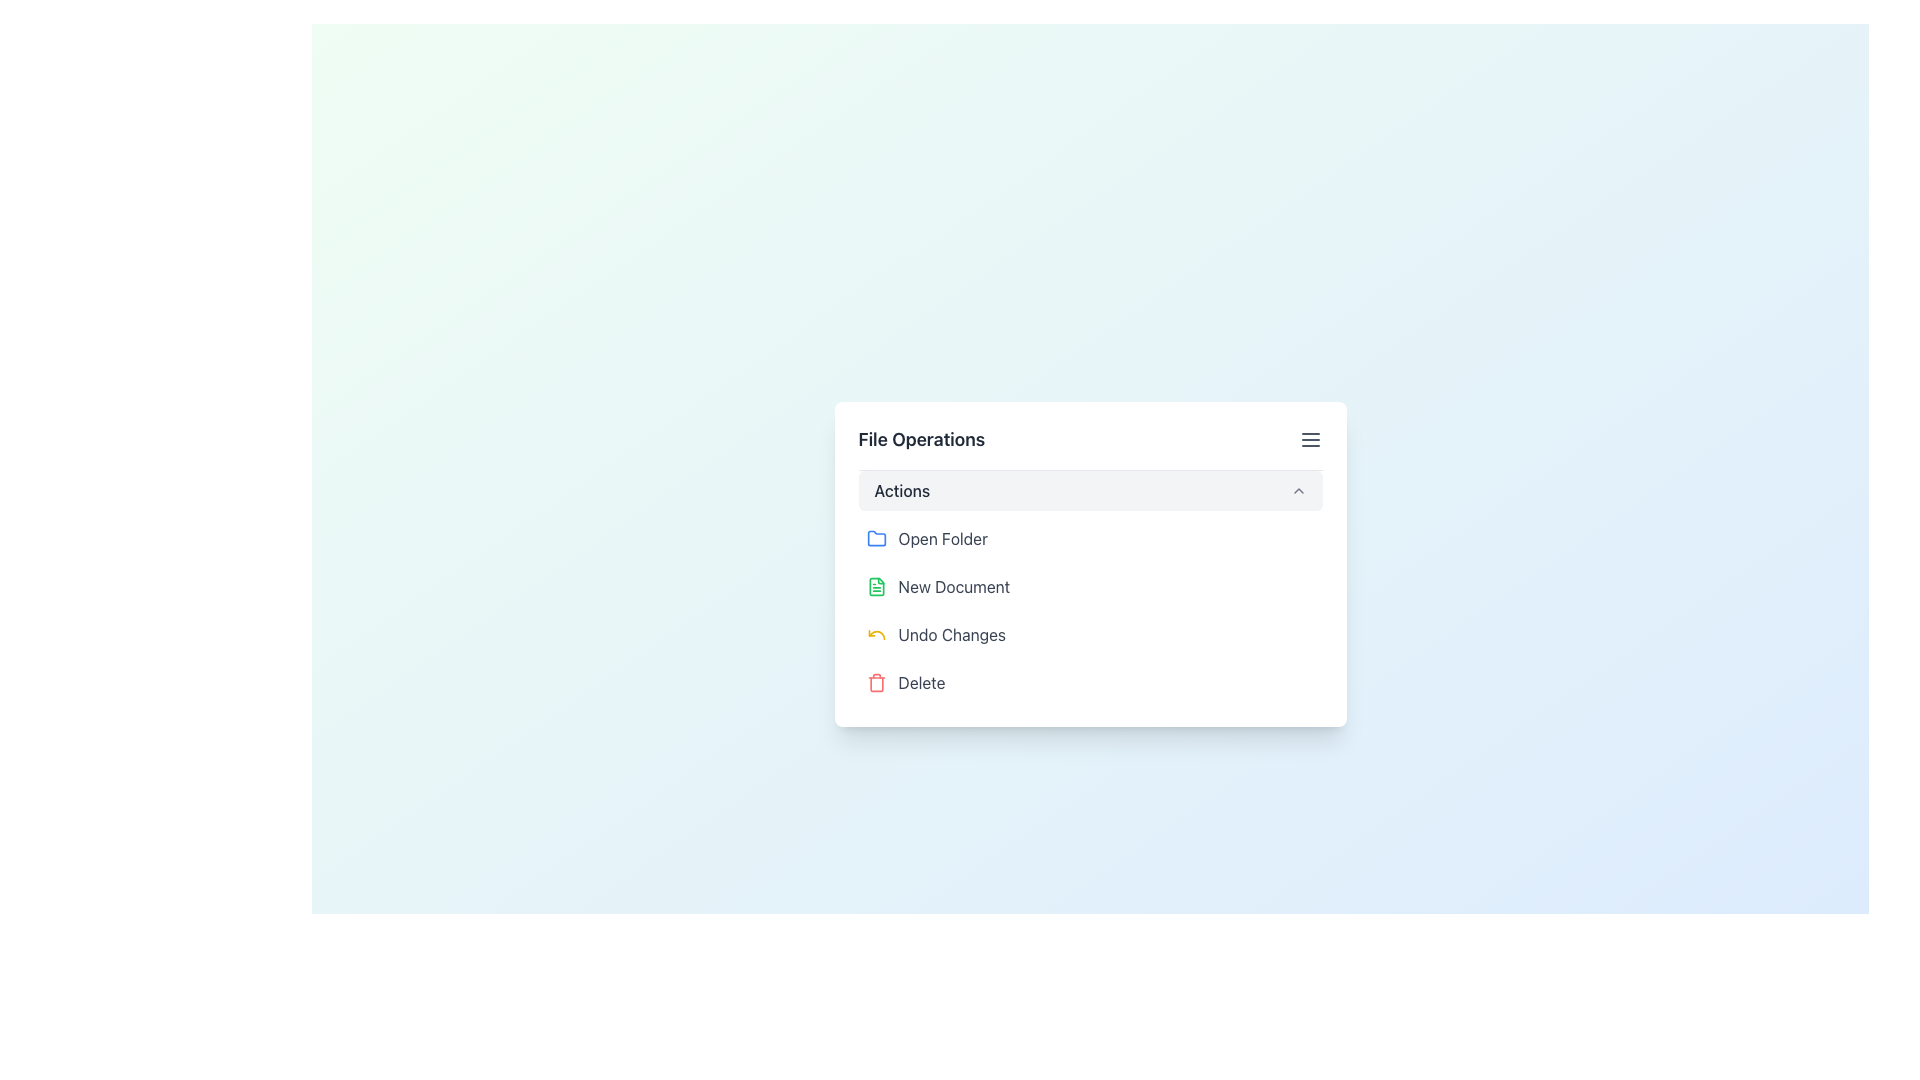 The image size is (1920, 1080). I want to click on the label that represents the action to create or open a new document, which is the second item in the list of options within the 'File Operations' dialog box, so click(953, 585).